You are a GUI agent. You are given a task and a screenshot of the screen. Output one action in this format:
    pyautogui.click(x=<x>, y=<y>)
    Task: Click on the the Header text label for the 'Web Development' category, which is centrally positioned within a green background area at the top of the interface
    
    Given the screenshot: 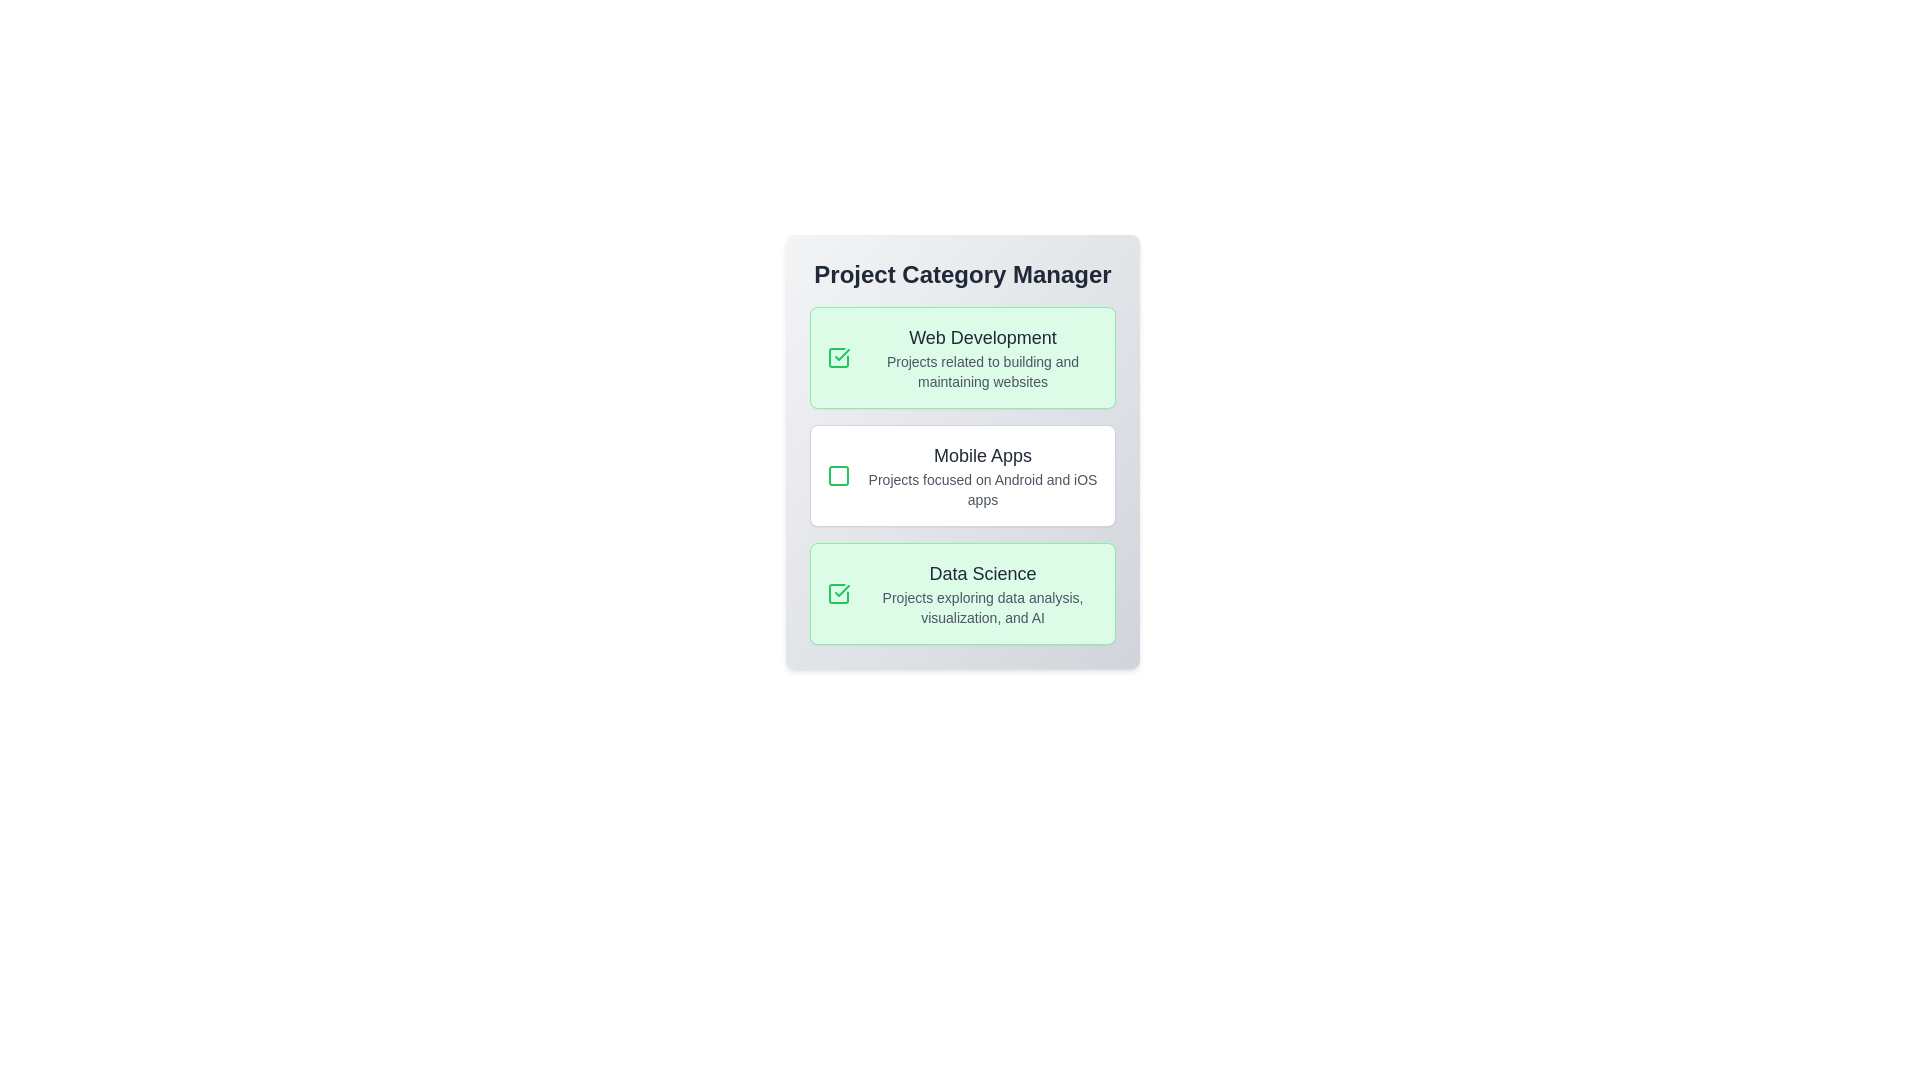 What is the action you would take?
    pyautogui.click(x=983, y=337)
    